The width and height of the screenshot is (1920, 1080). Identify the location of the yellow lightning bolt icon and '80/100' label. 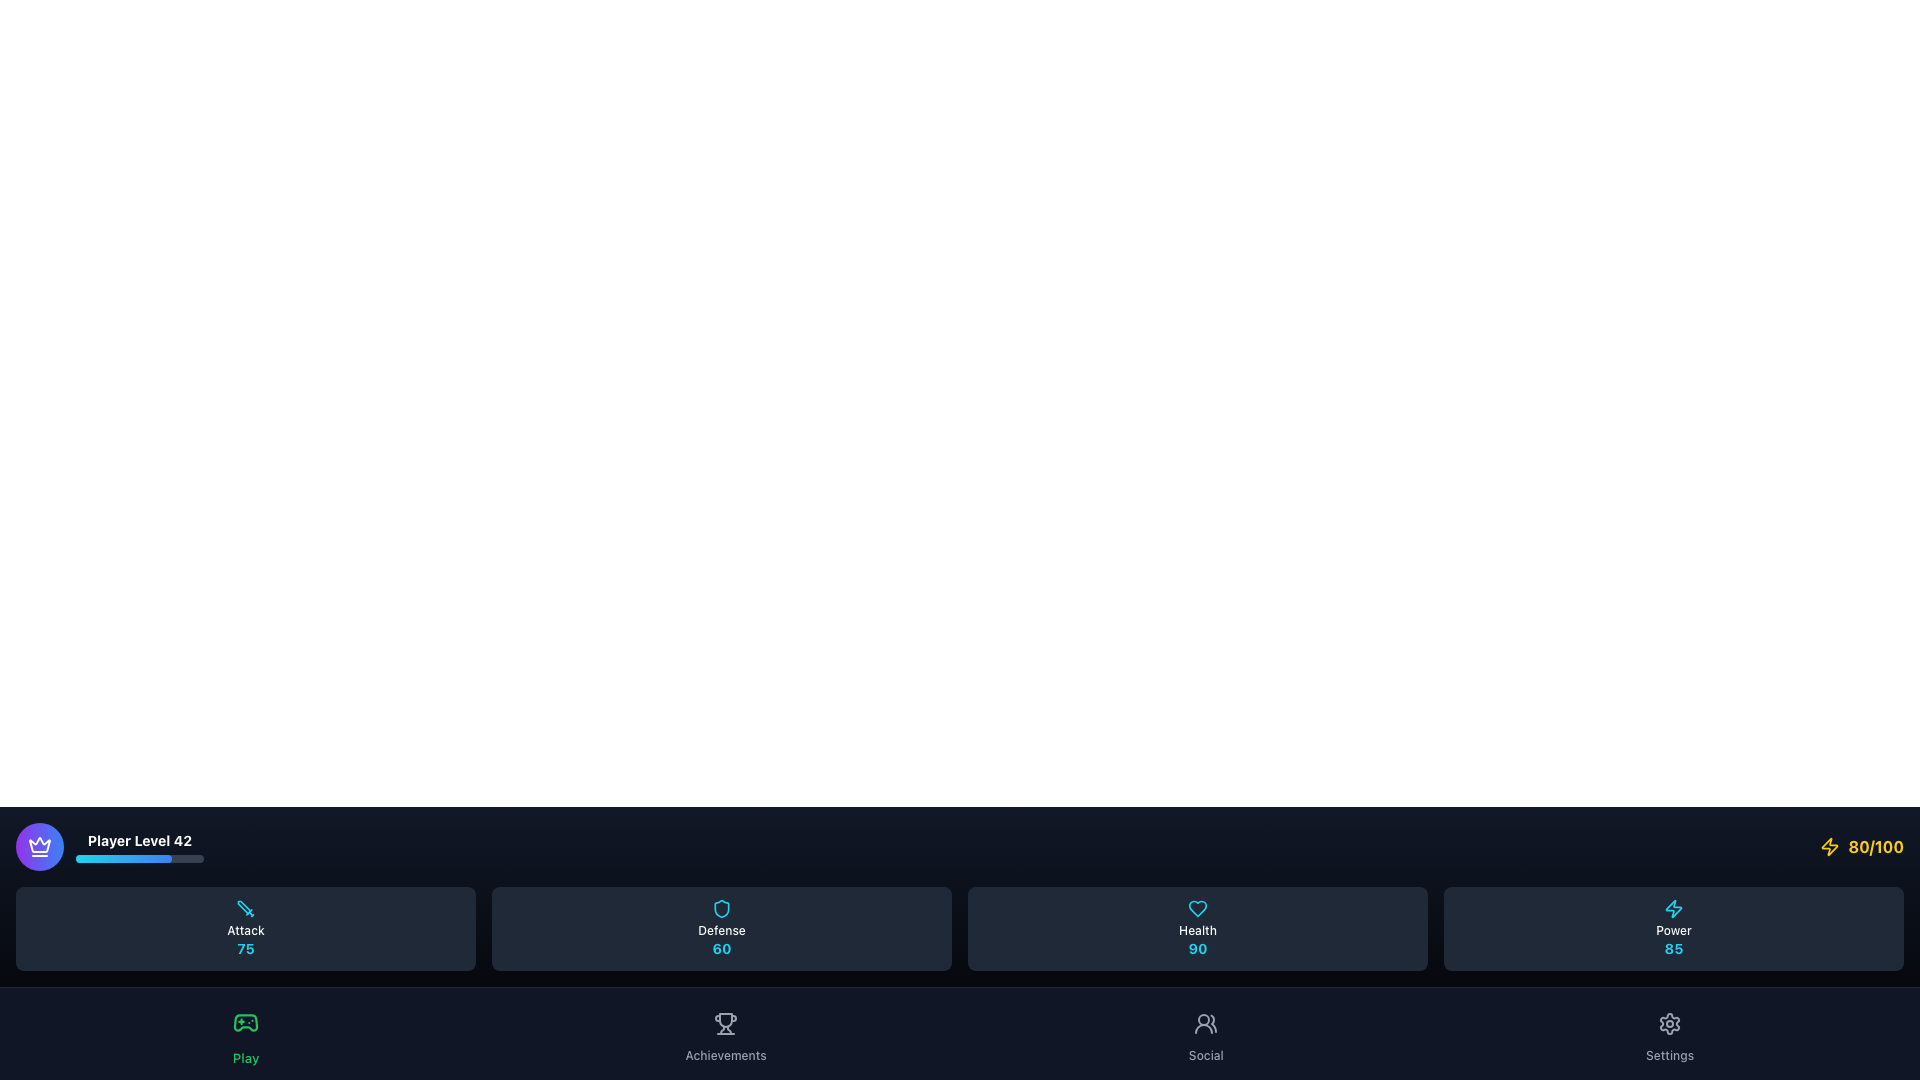
(1861, 847).